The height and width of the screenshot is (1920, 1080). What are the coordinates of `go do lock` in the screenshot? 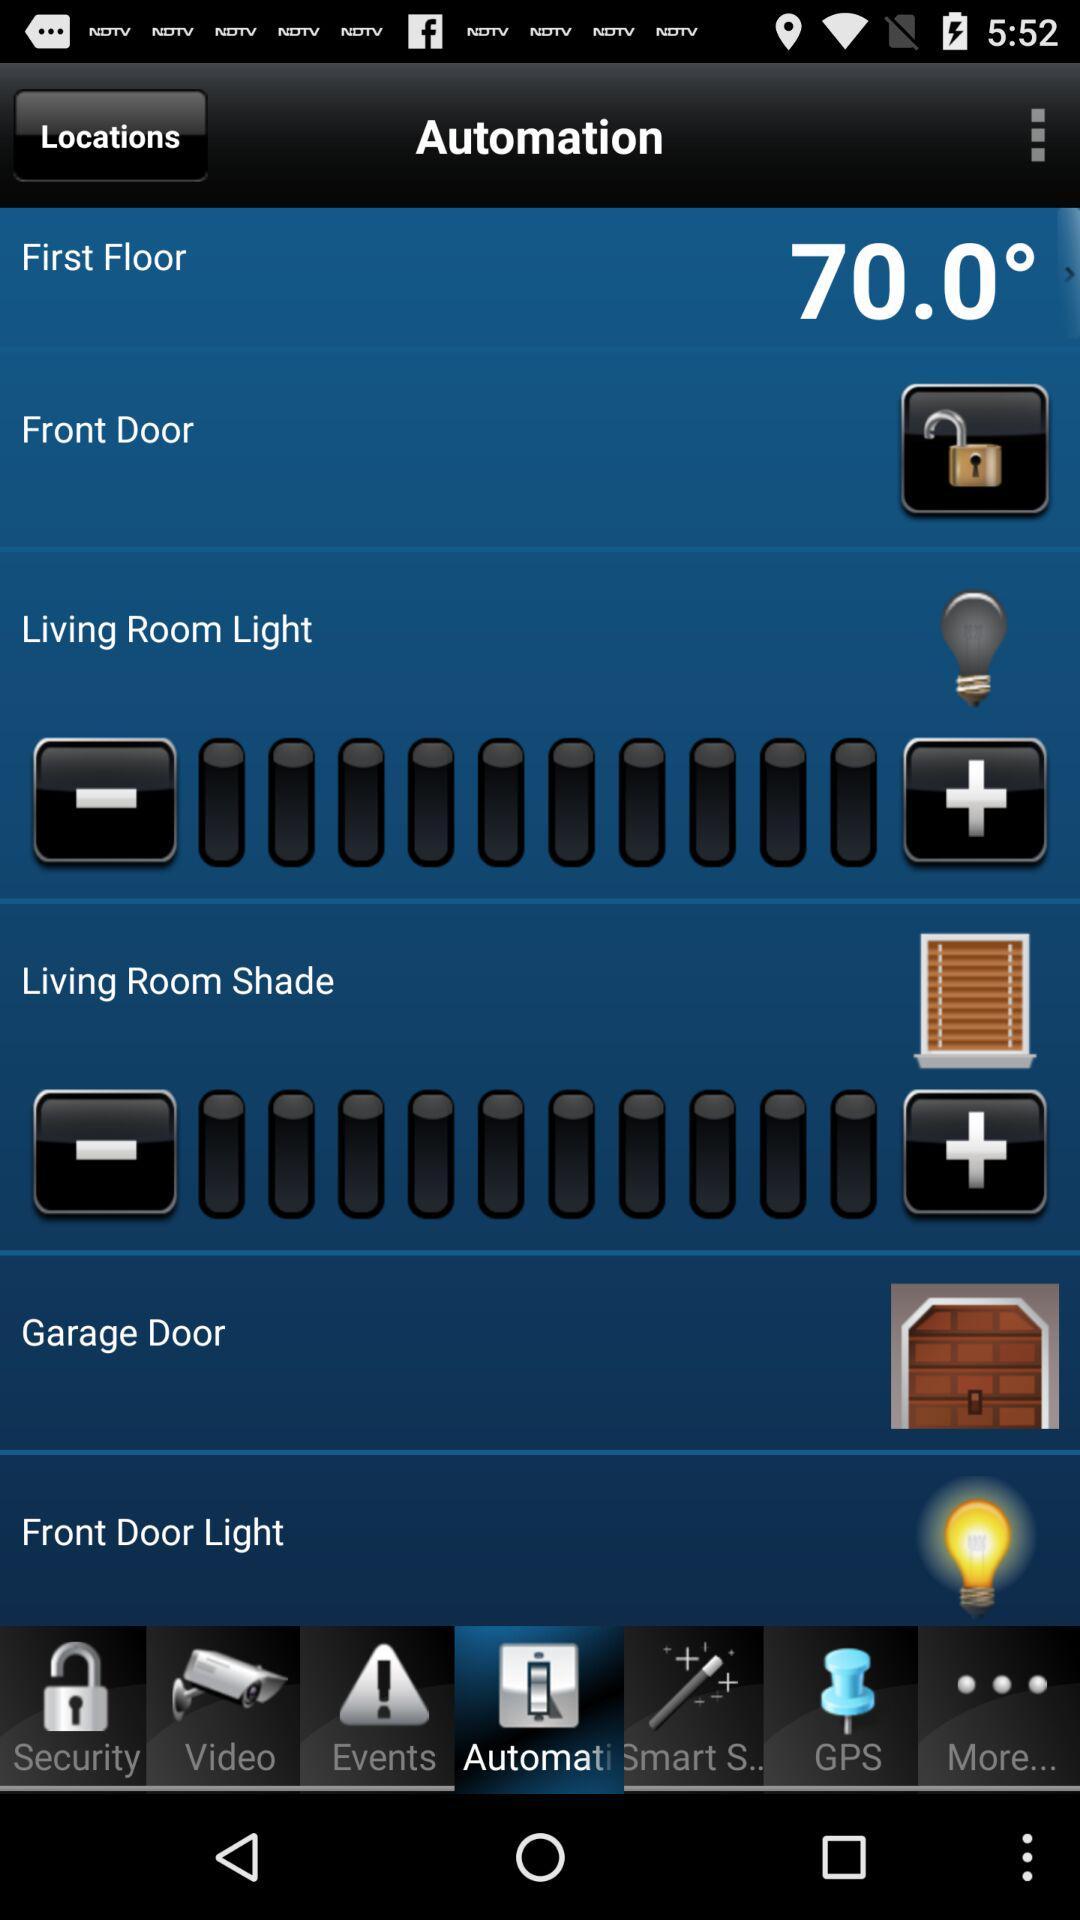 It's located at (974, 448).